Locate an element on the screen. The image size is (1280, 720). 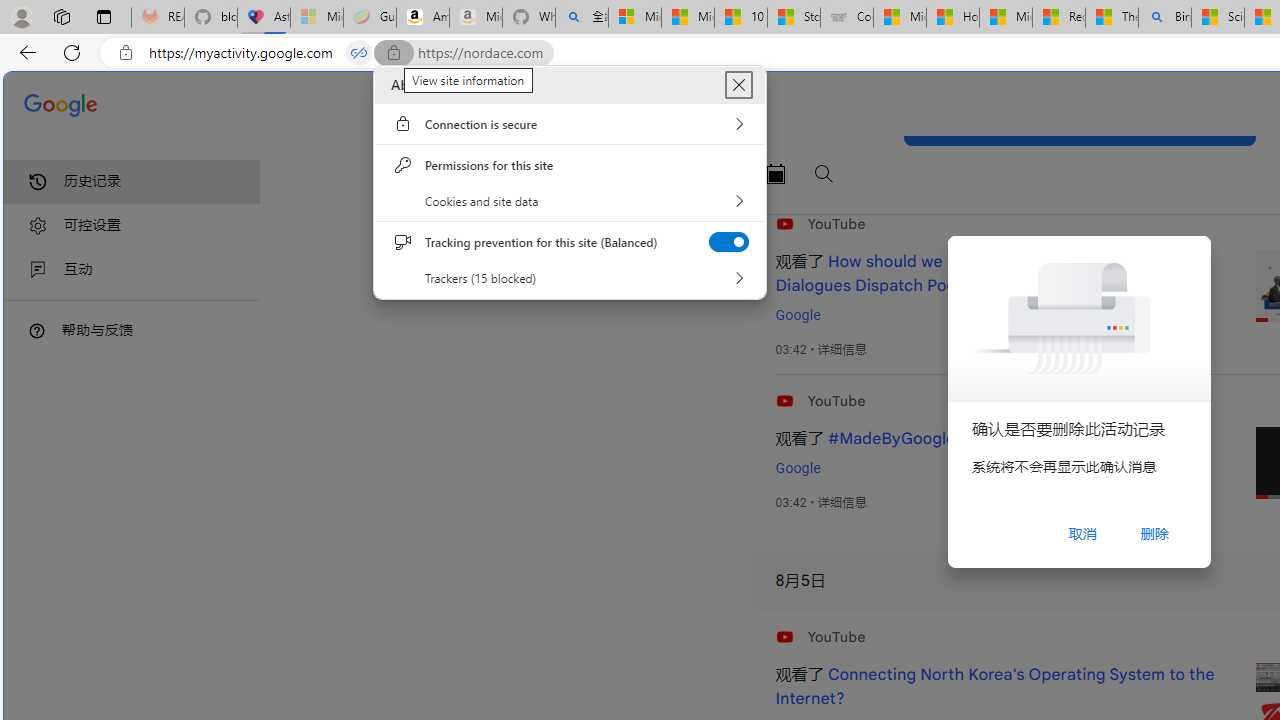
'Connecting North Korea' is located at coordinates (994, 686).